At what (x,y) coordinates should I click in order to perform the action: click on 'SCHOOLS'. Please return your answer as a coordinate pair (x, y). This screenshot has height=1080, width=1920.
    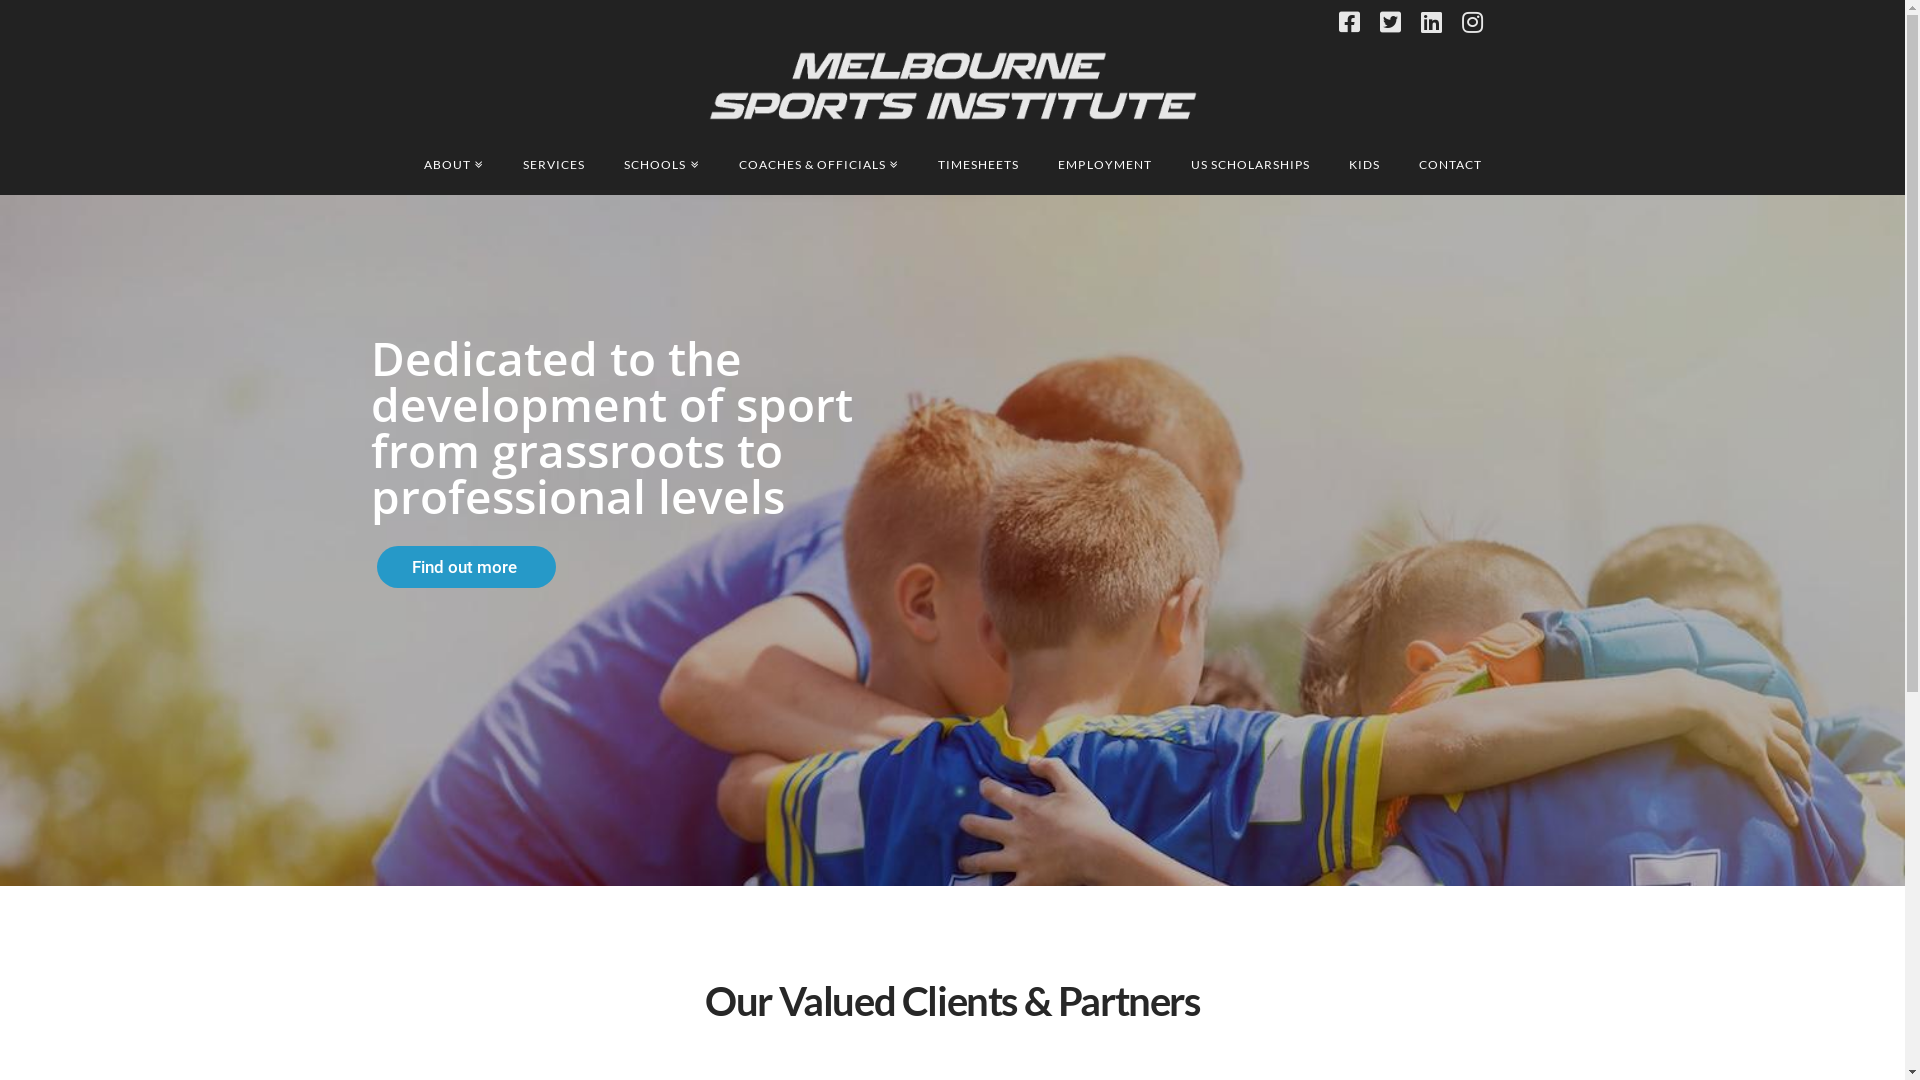
    Looking at the image, I should click on (661, 164).